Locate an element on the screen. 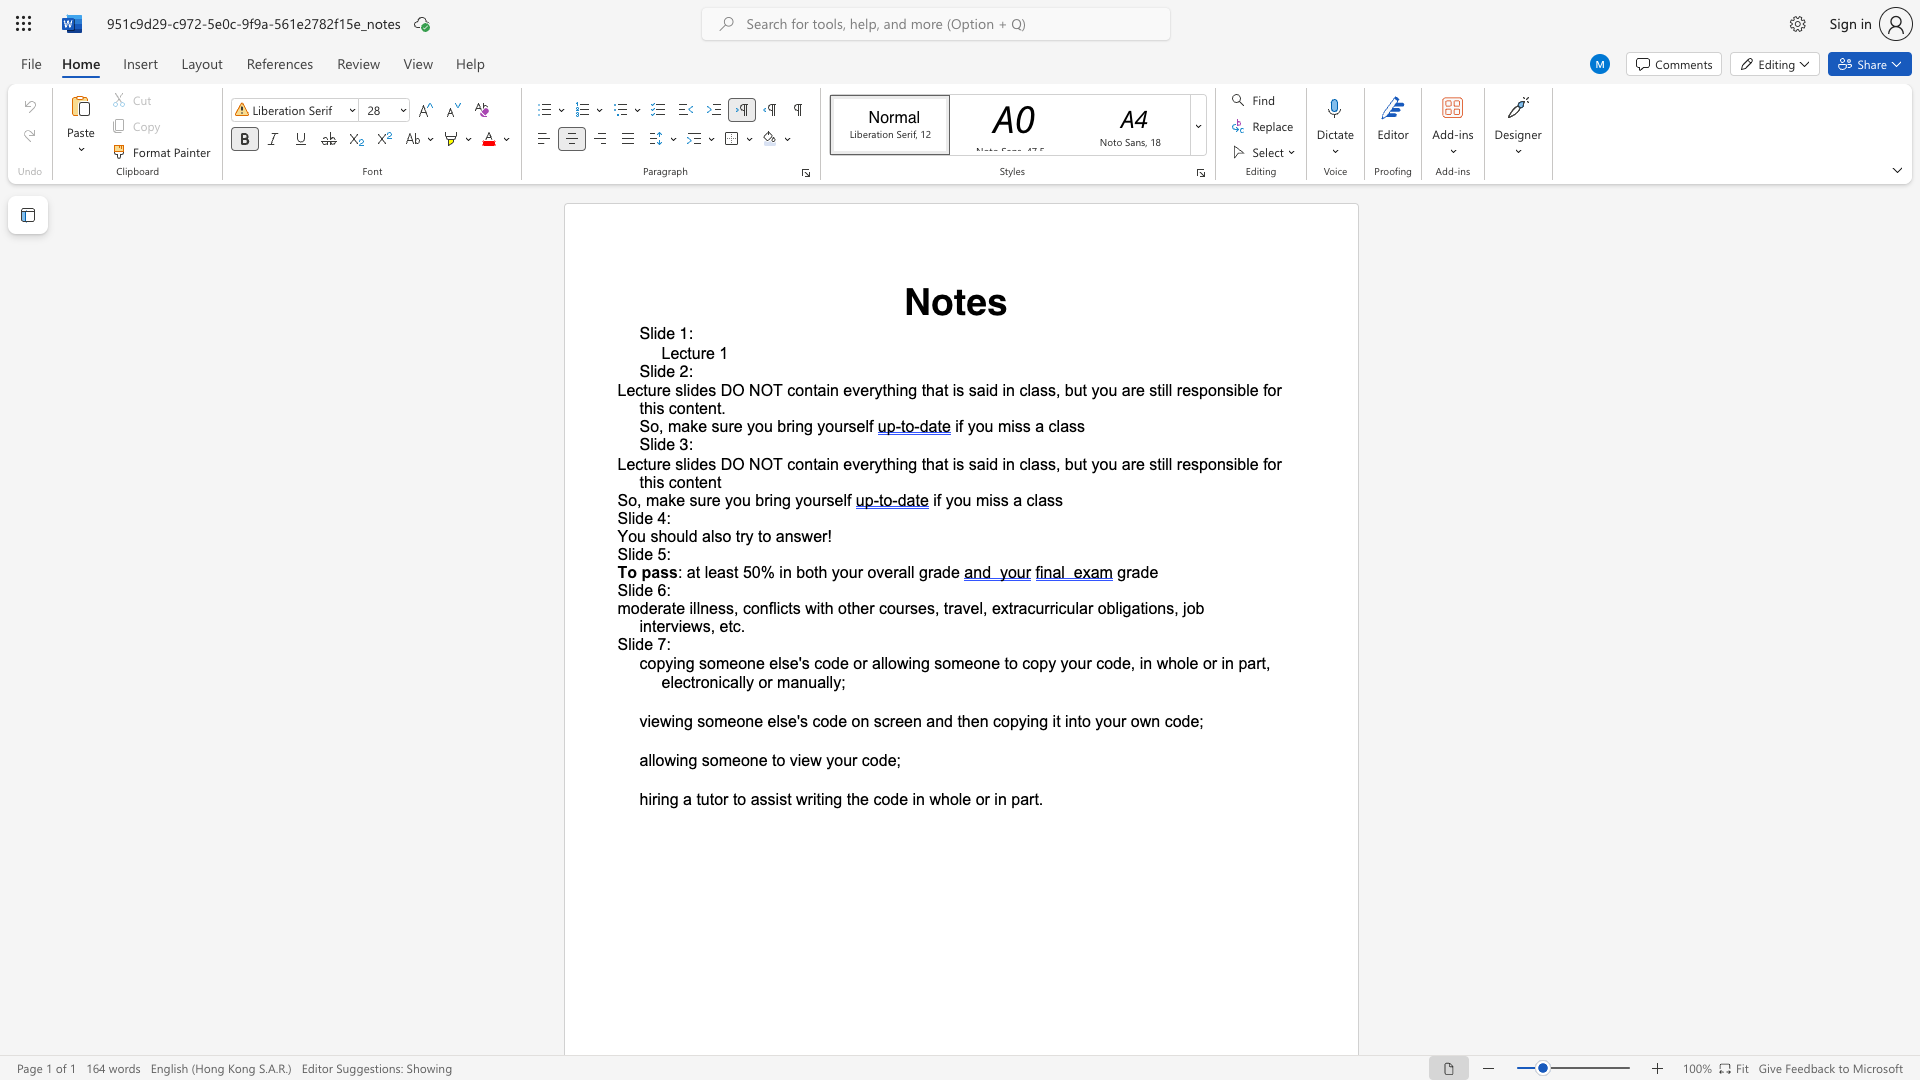  the subset text "rt, elect" within the text "copying someone else" is located at coordinates (1255, 663).